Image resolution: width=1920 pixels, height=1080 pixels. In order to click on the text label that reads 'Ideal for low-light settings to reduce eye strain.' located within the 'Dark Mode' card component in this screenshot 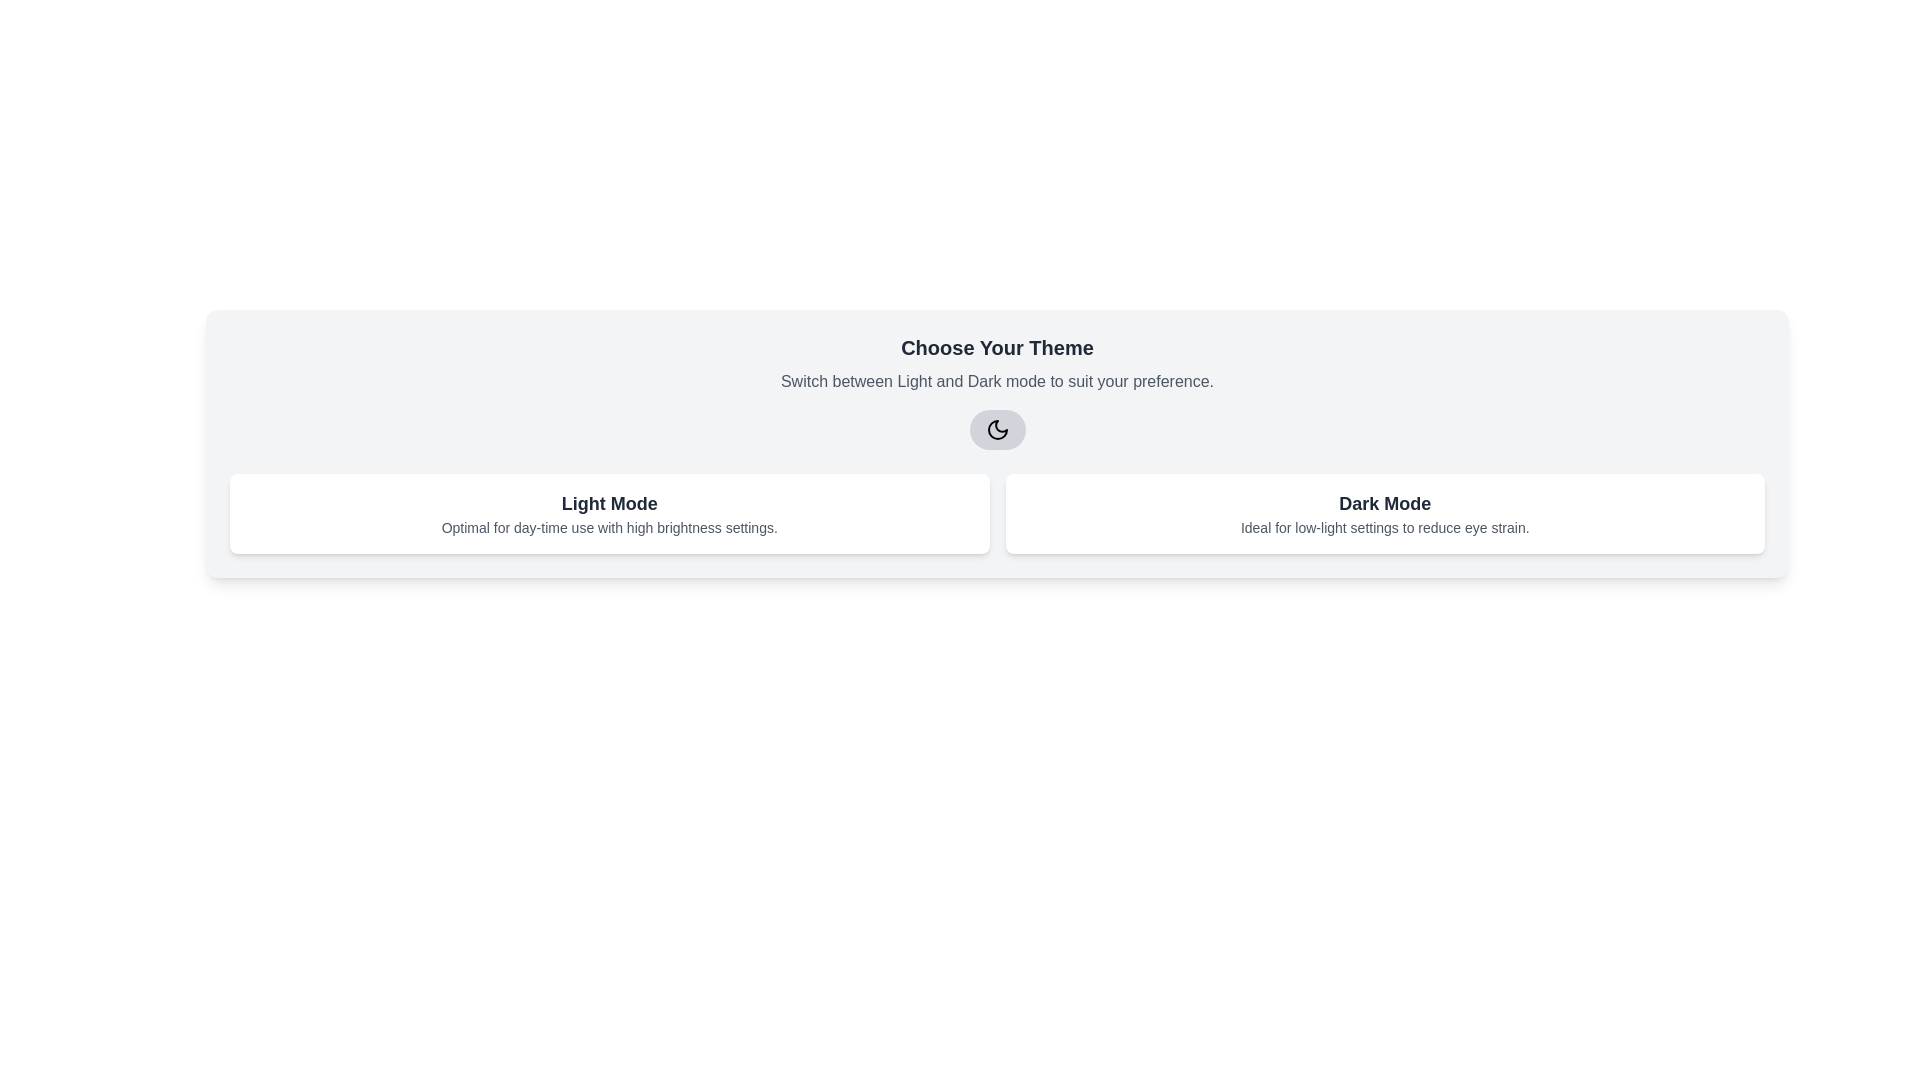, I will do `click(1384, 527)`.